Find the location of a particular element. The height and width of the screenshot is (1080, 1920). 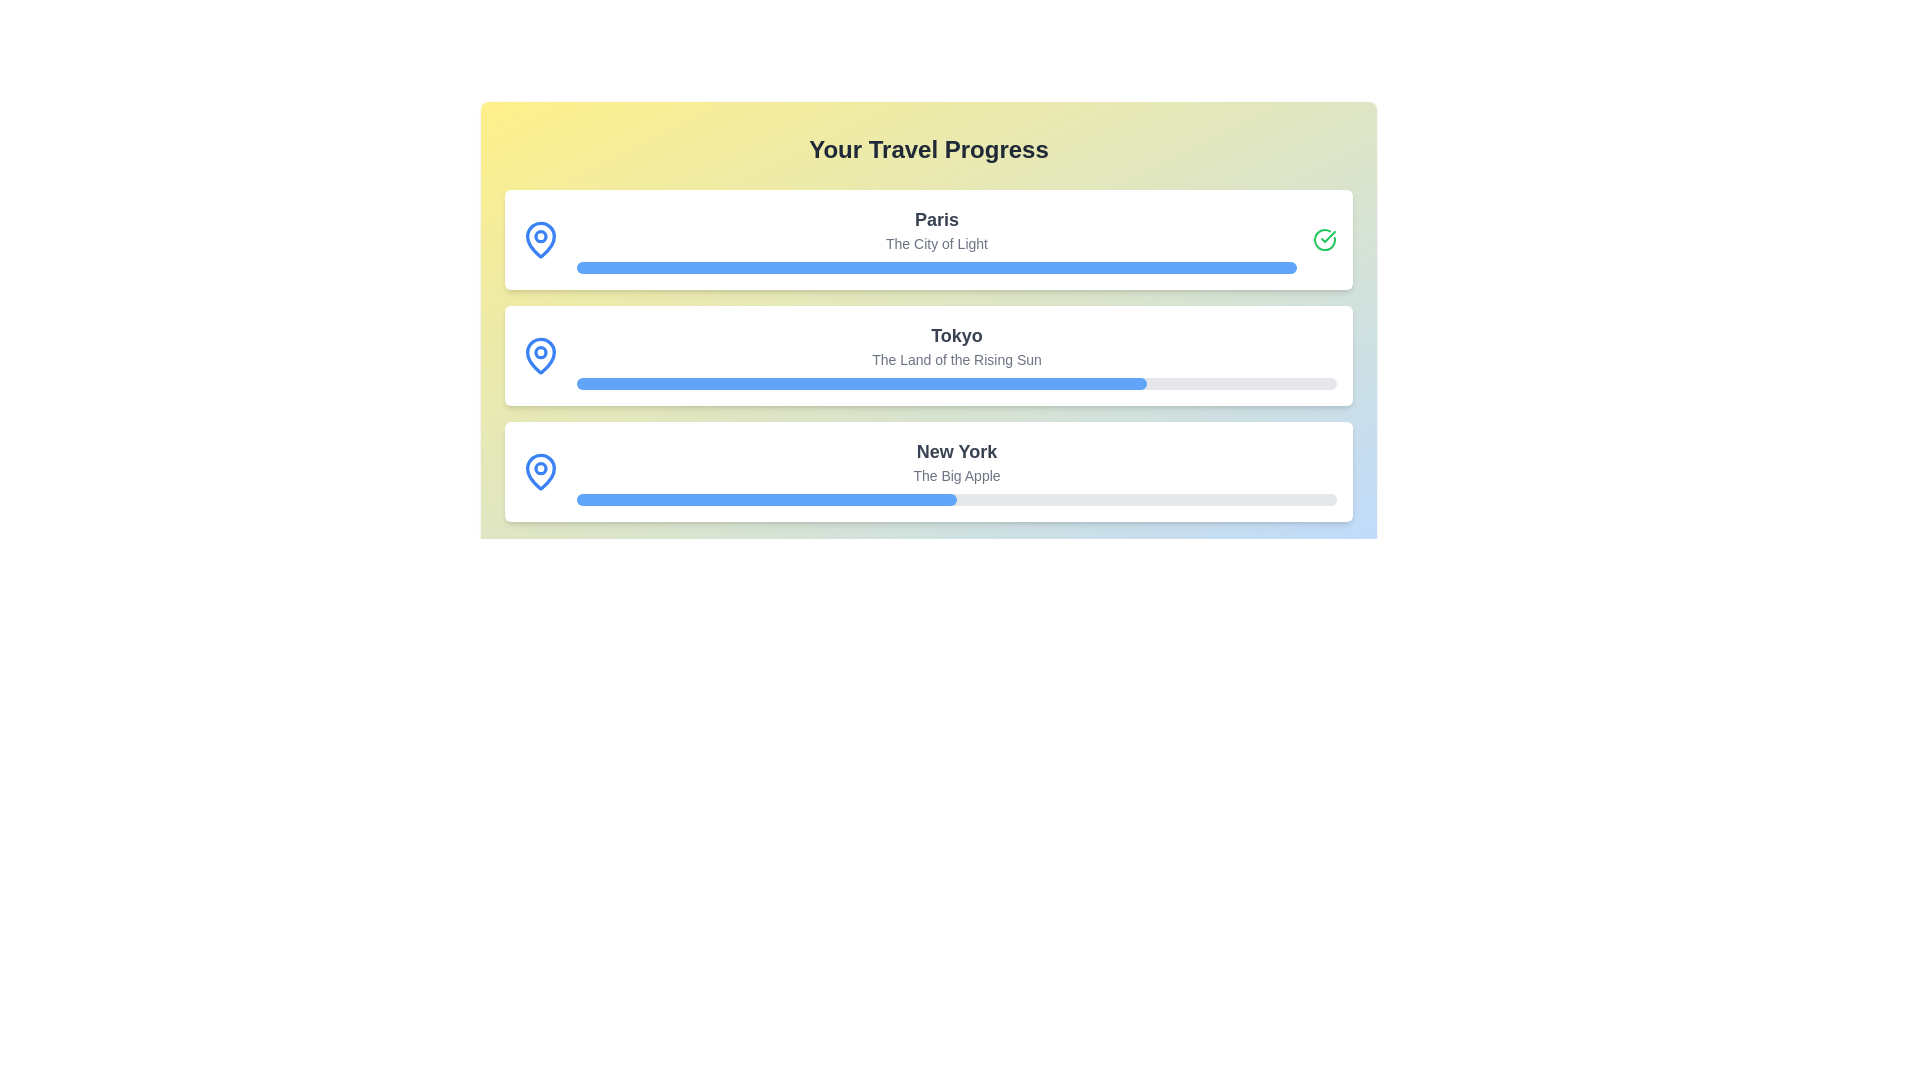

the progress visually on the horizontal progress bar located below the text 'The City of Light' in the section titled 'Paris' is located at coordinates (935, 266).